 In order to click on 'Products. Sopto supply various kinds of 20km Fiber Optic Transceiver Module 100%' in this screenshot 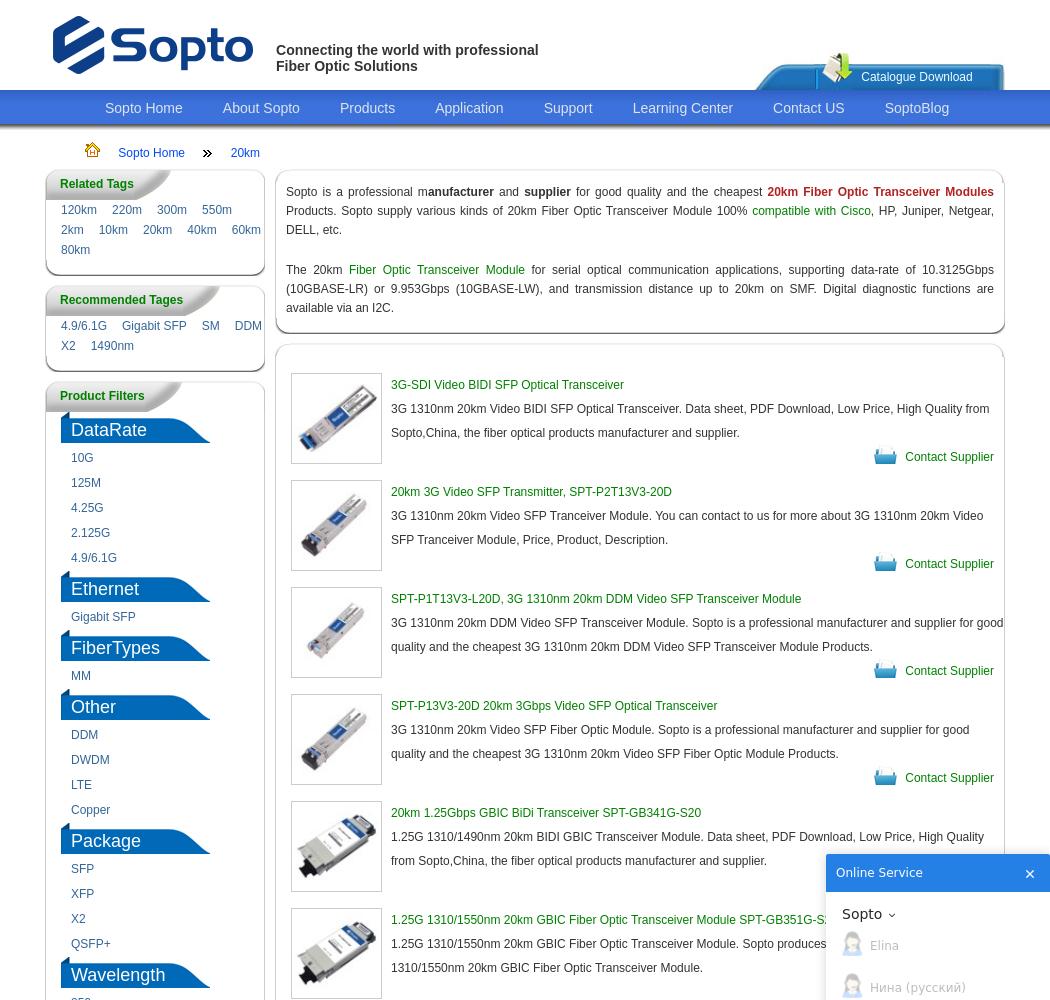, I will do `click(515, 210)`.